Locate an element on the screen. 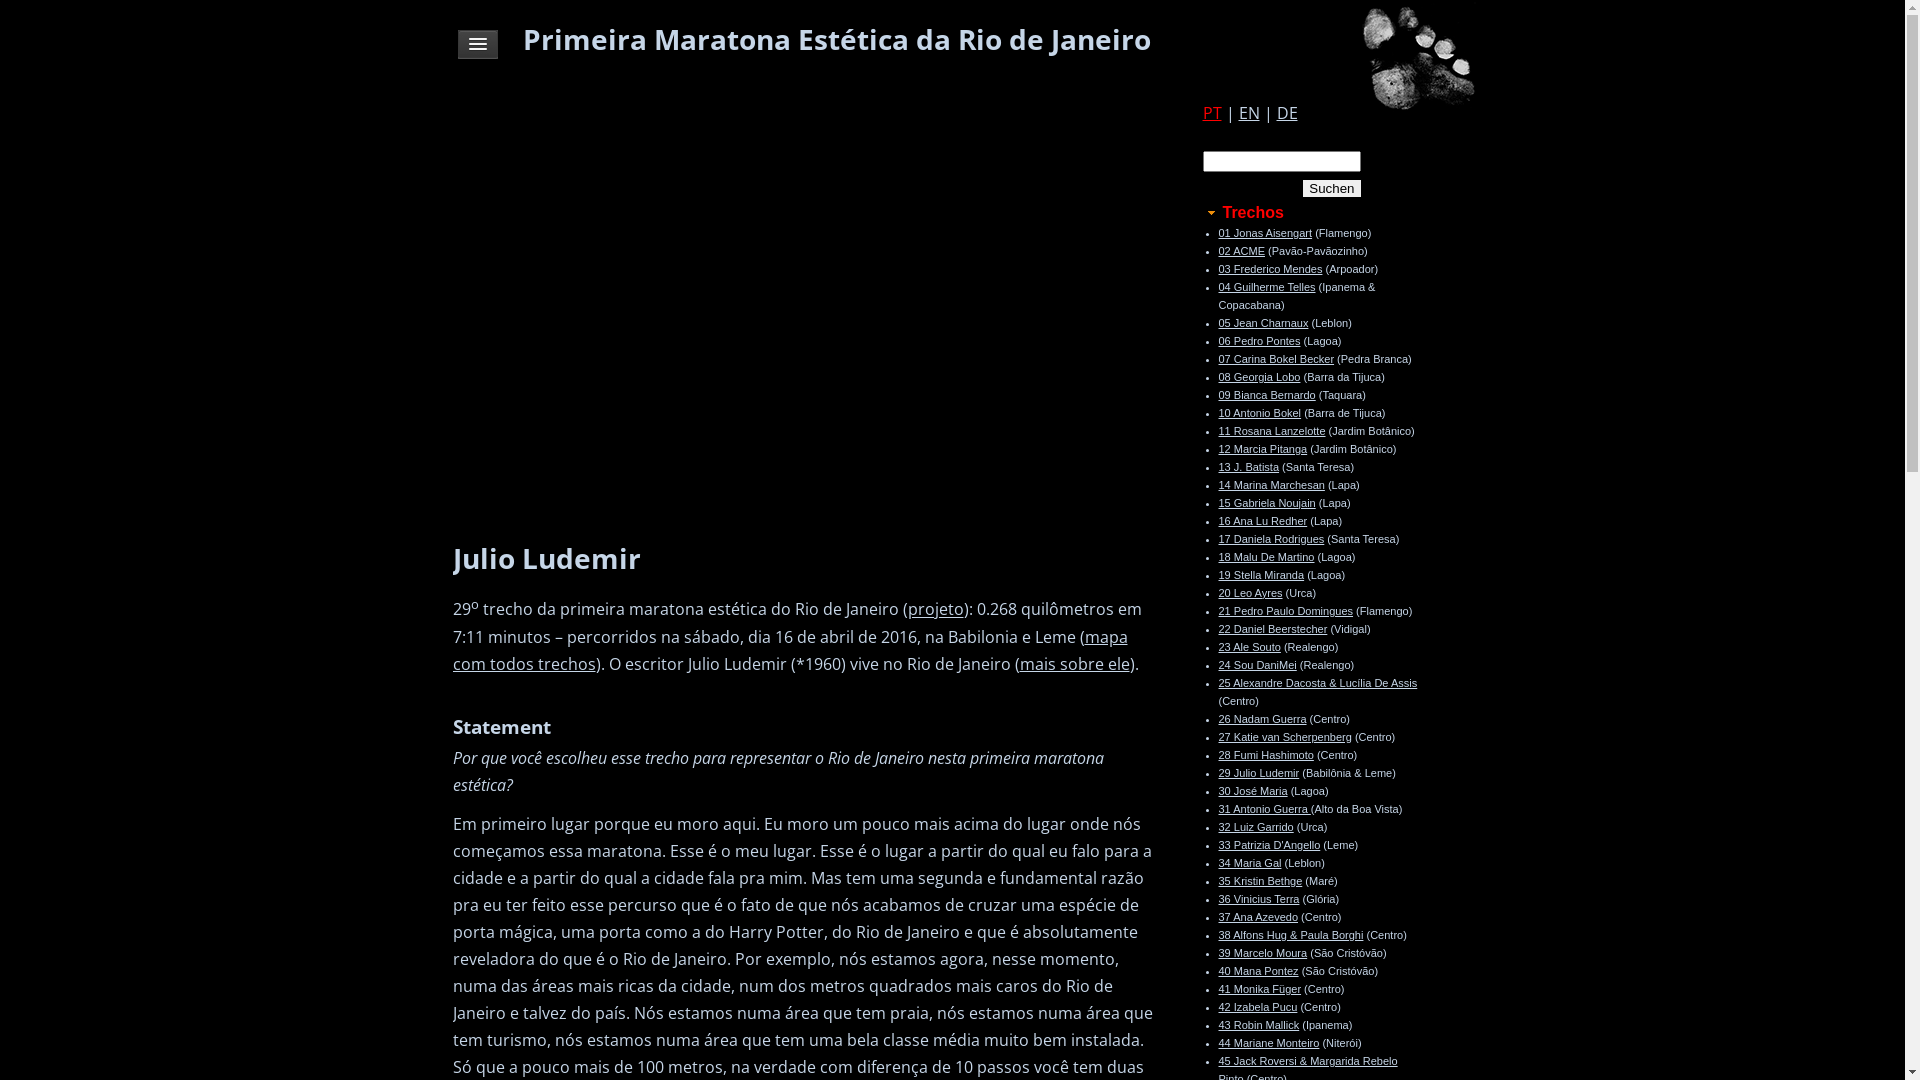 The width and height of the screenshot is (1920, 1080). '36 Vinicius Terra' is located at coordinates (1257, 897).